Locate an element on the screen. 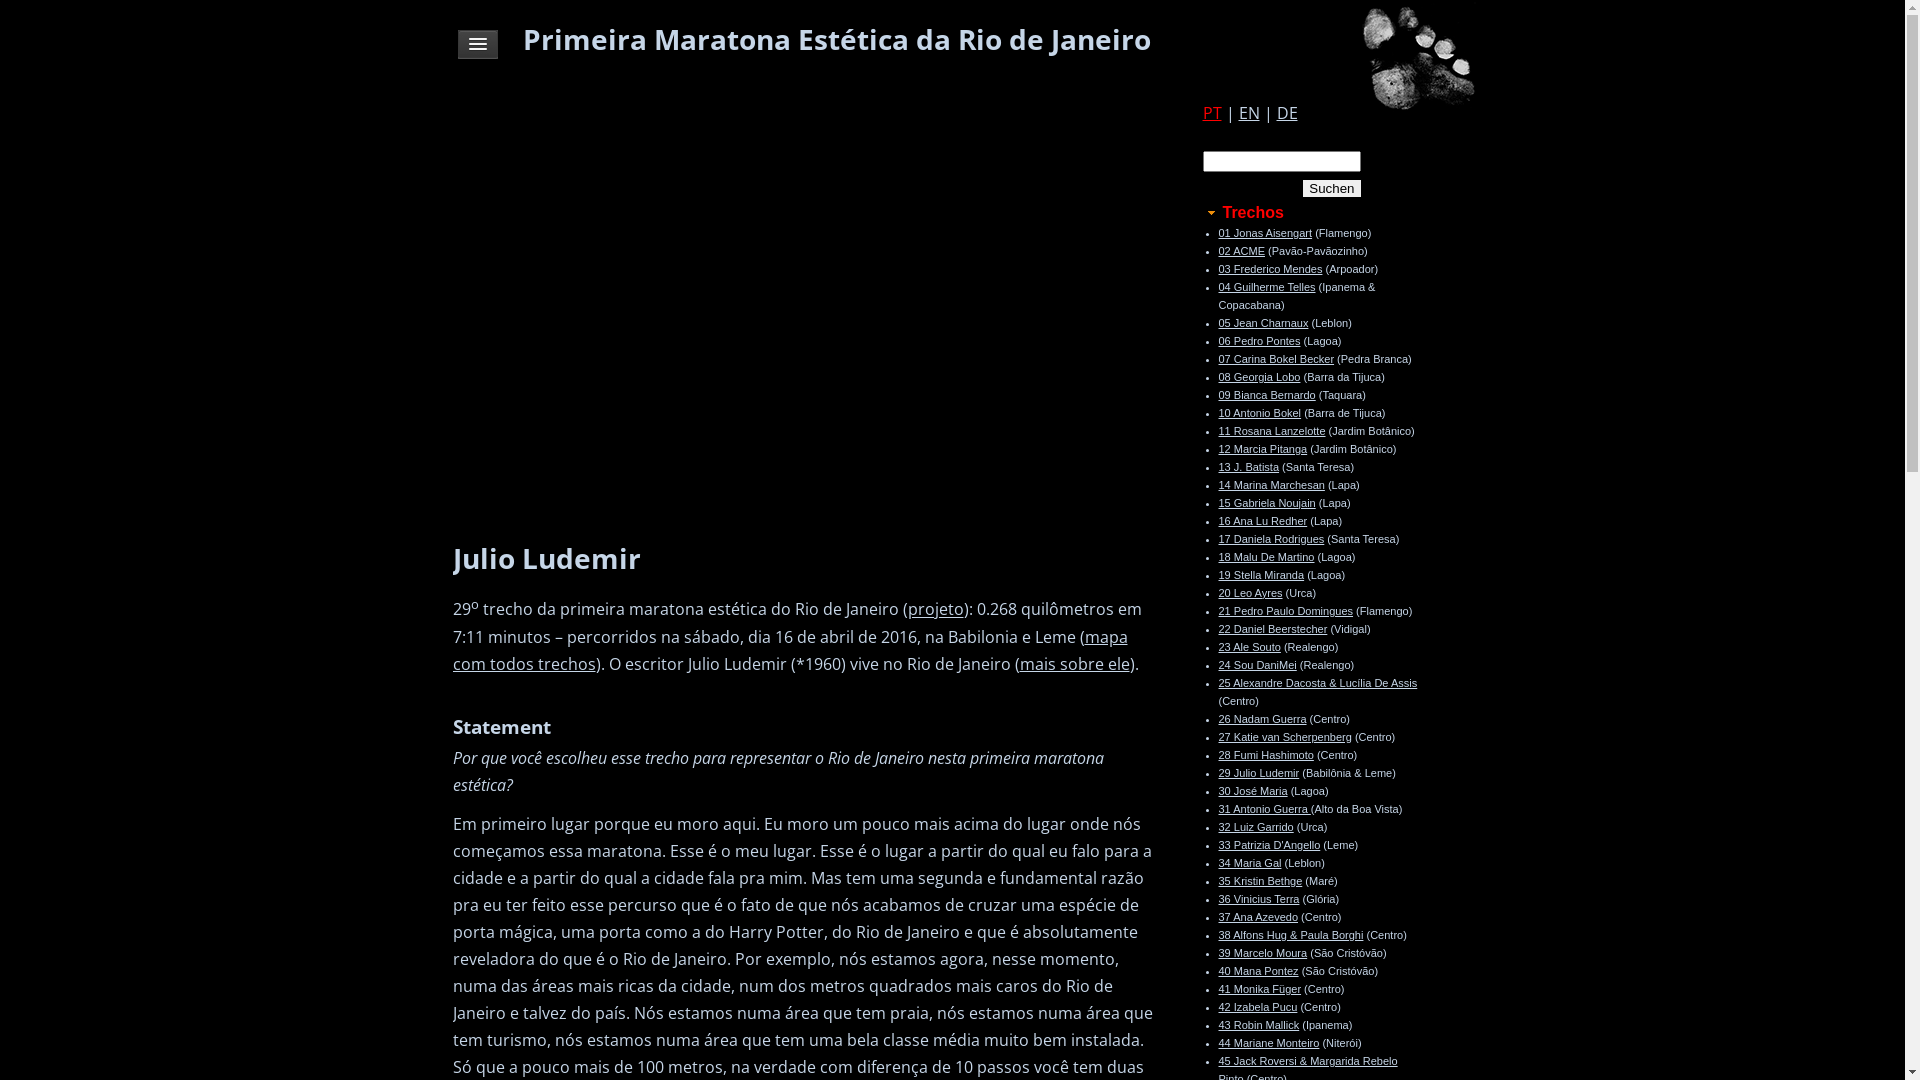 The width and height of the screenshot is (1920, 1080). '36 Vinicius Terra' is located at coordinates (1257, 897).